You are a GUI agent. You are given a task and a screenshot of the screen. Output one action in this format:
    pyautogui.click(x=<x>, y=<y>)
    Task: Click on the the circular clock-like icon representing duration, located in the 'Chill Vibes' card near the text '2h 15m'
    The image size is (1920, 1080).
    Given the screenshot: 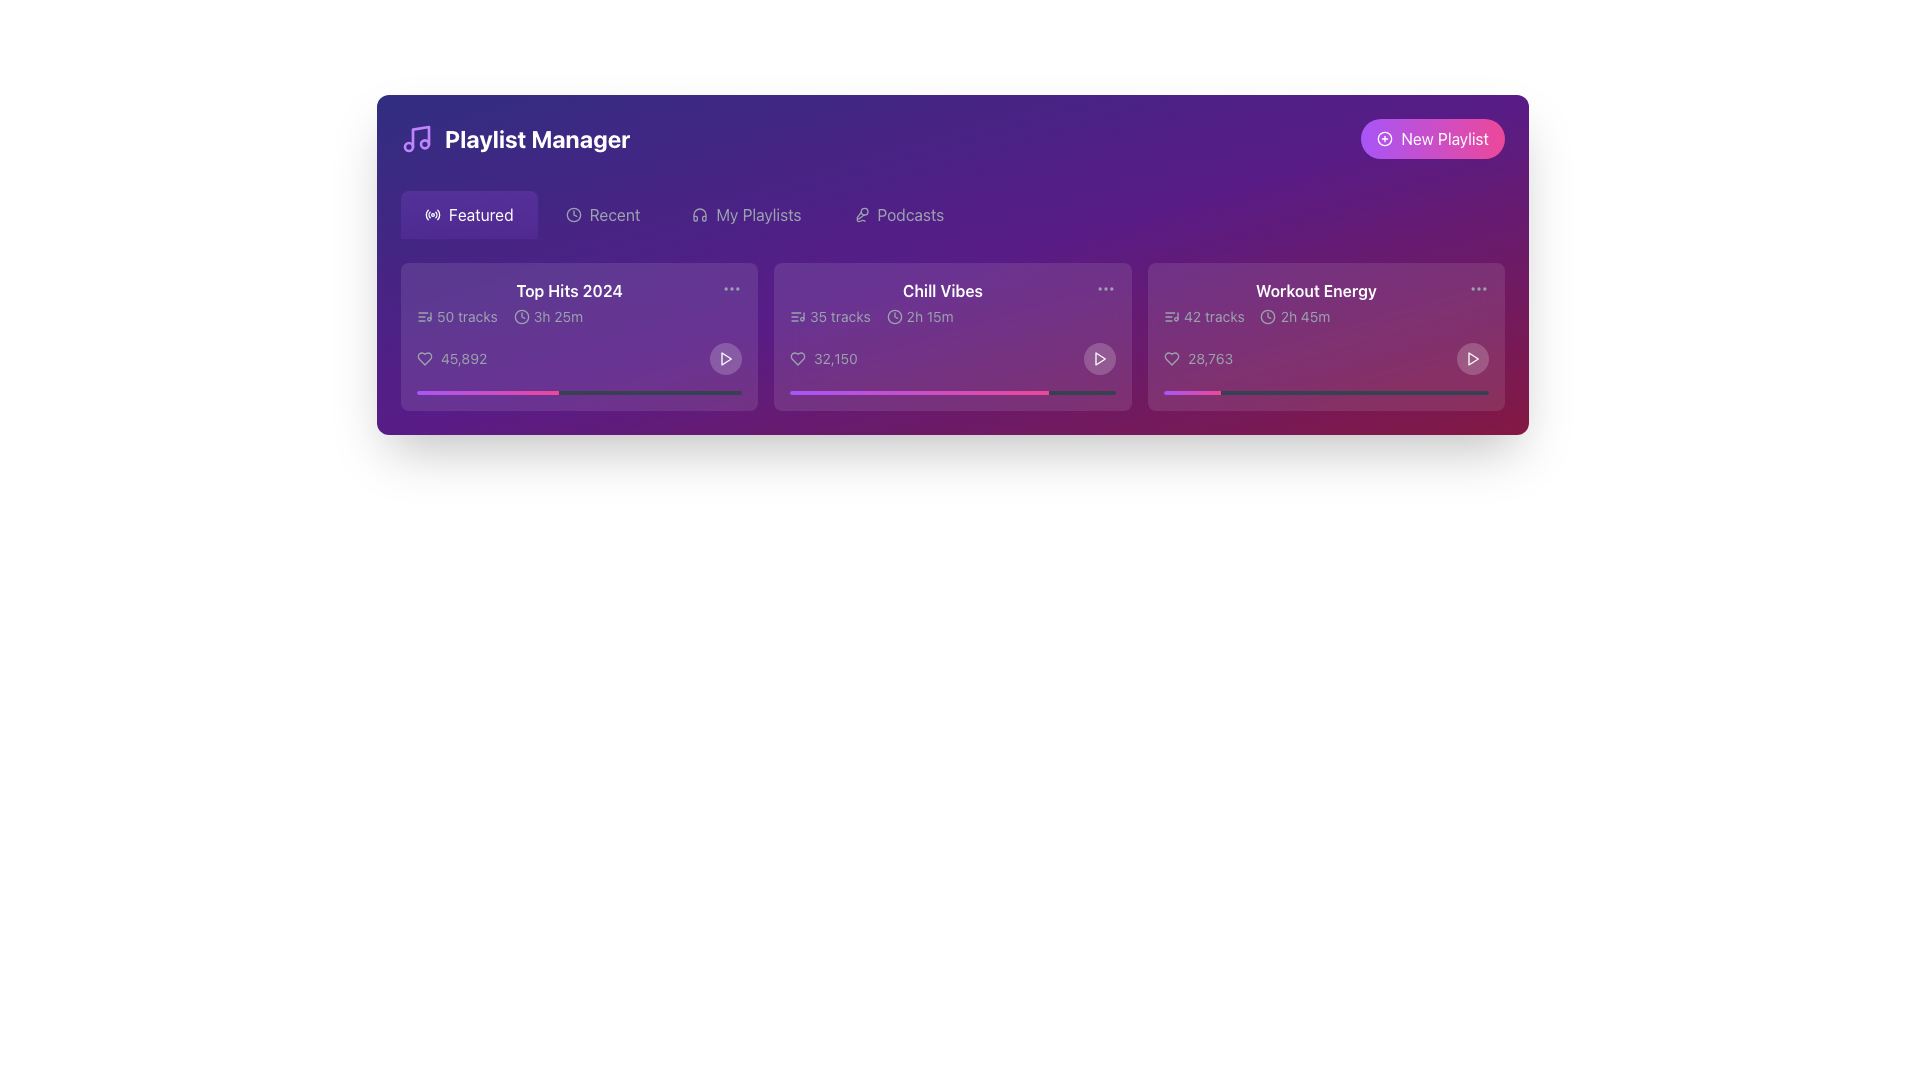 What is the action you would take?
    pyautogui.click(x=893, y=315)
    